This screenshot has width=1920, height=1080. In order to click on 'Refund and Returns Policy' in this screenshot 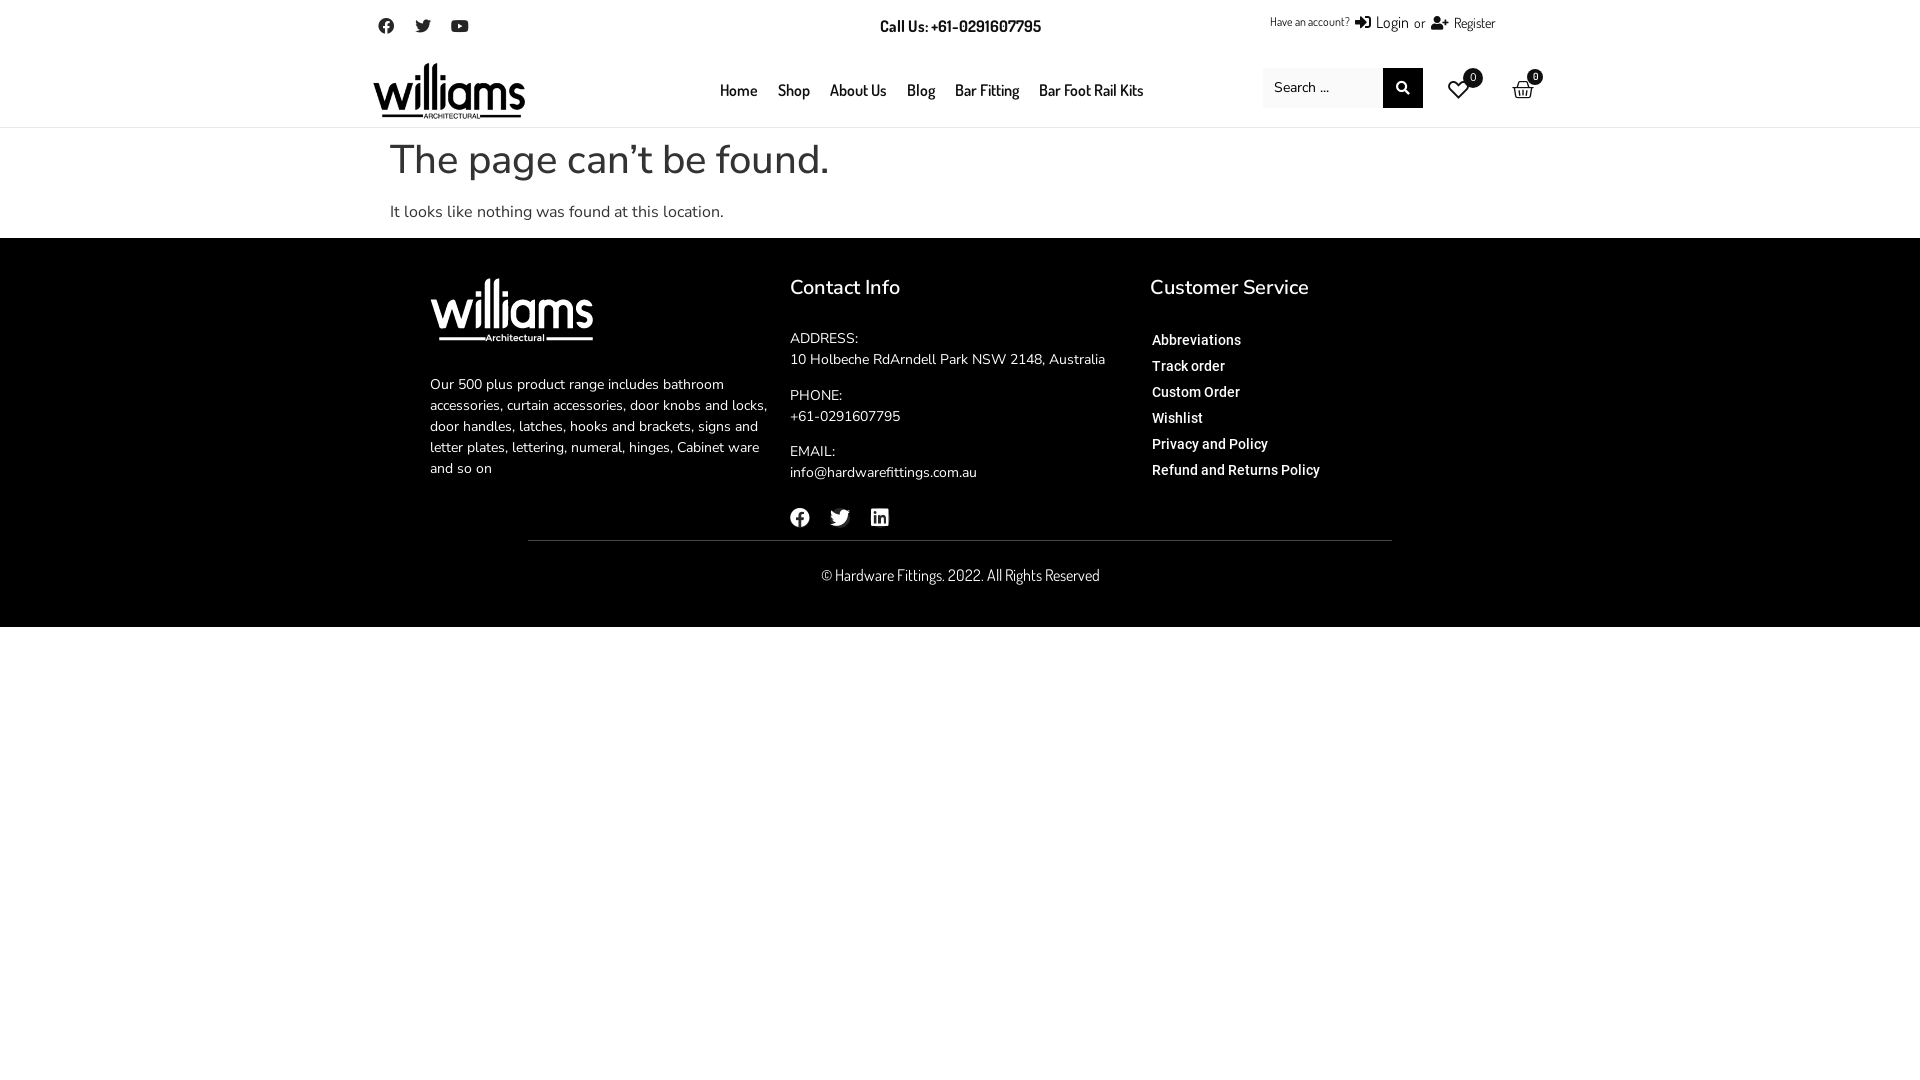, I will do `click(1274, 470)`.